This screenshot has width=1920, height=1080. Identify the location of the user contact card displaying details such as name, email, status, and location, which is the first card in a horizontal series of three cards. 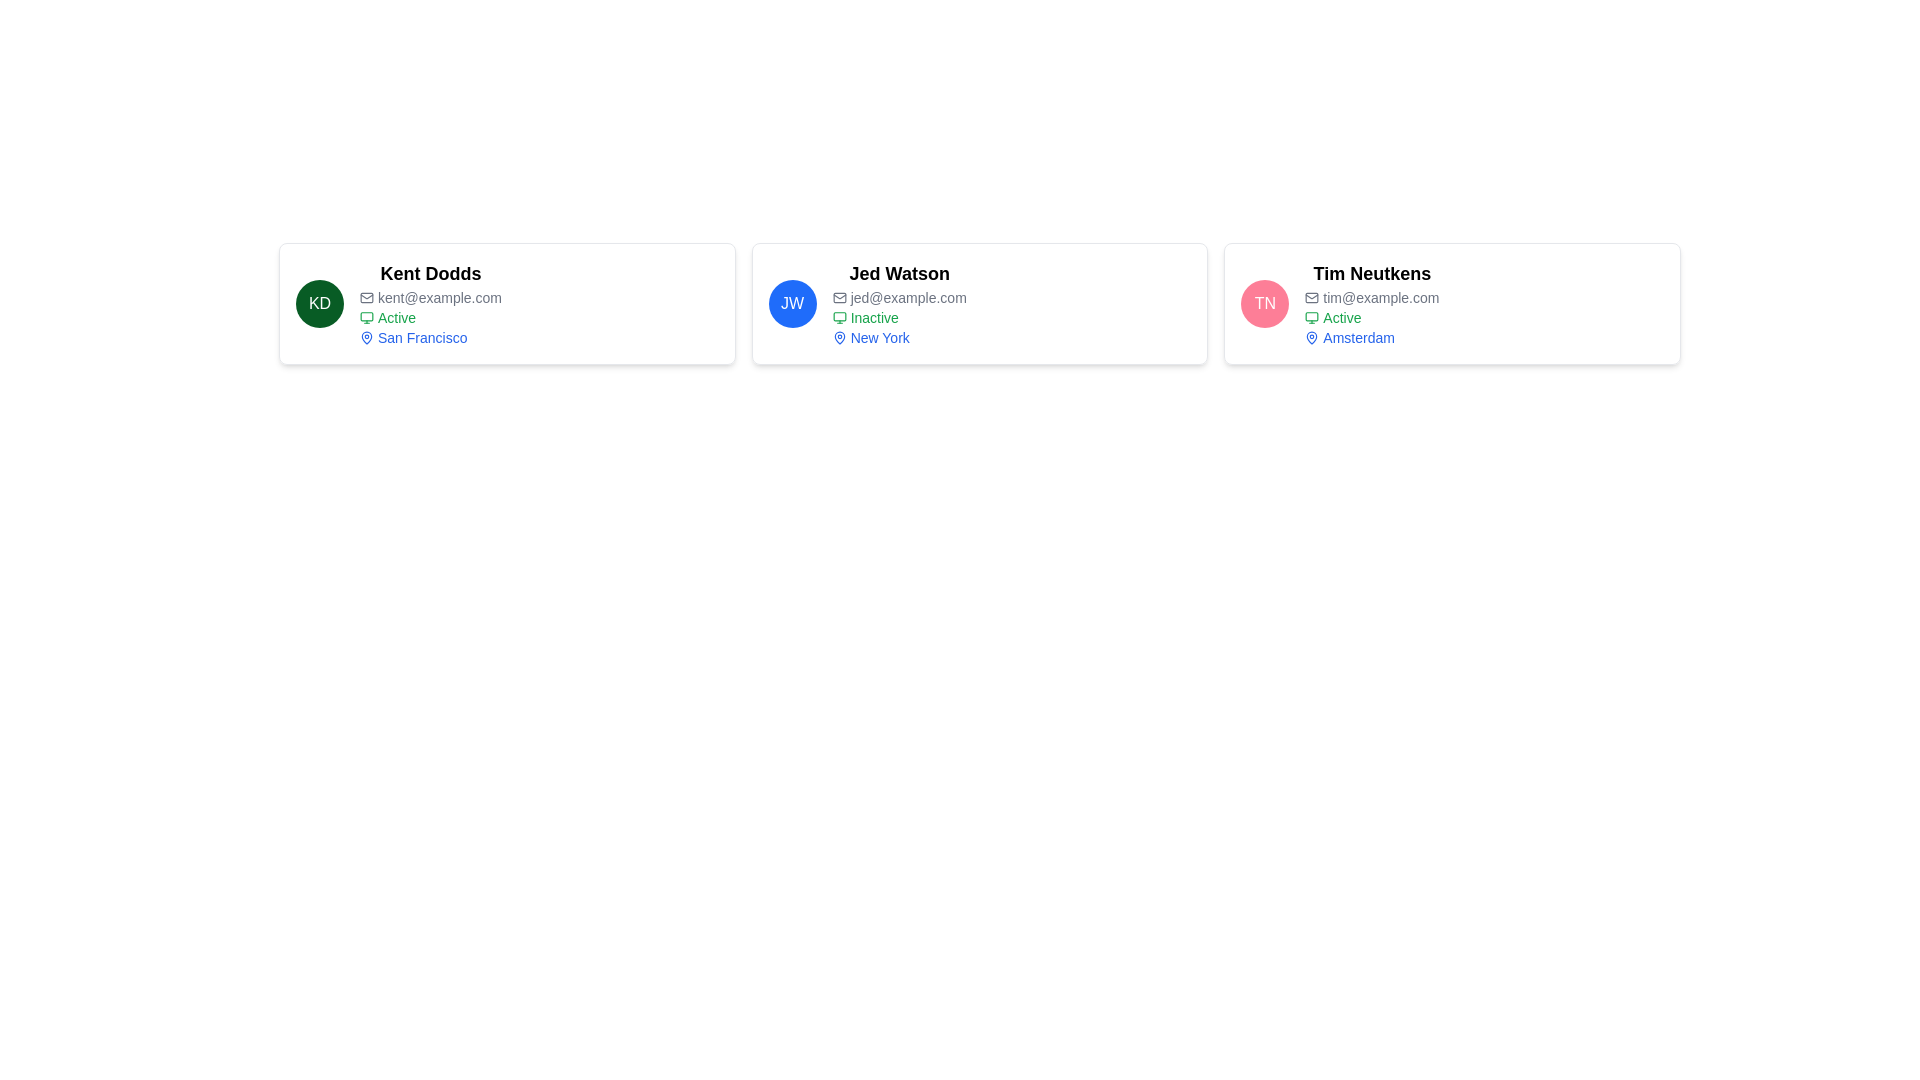
(507, 304).